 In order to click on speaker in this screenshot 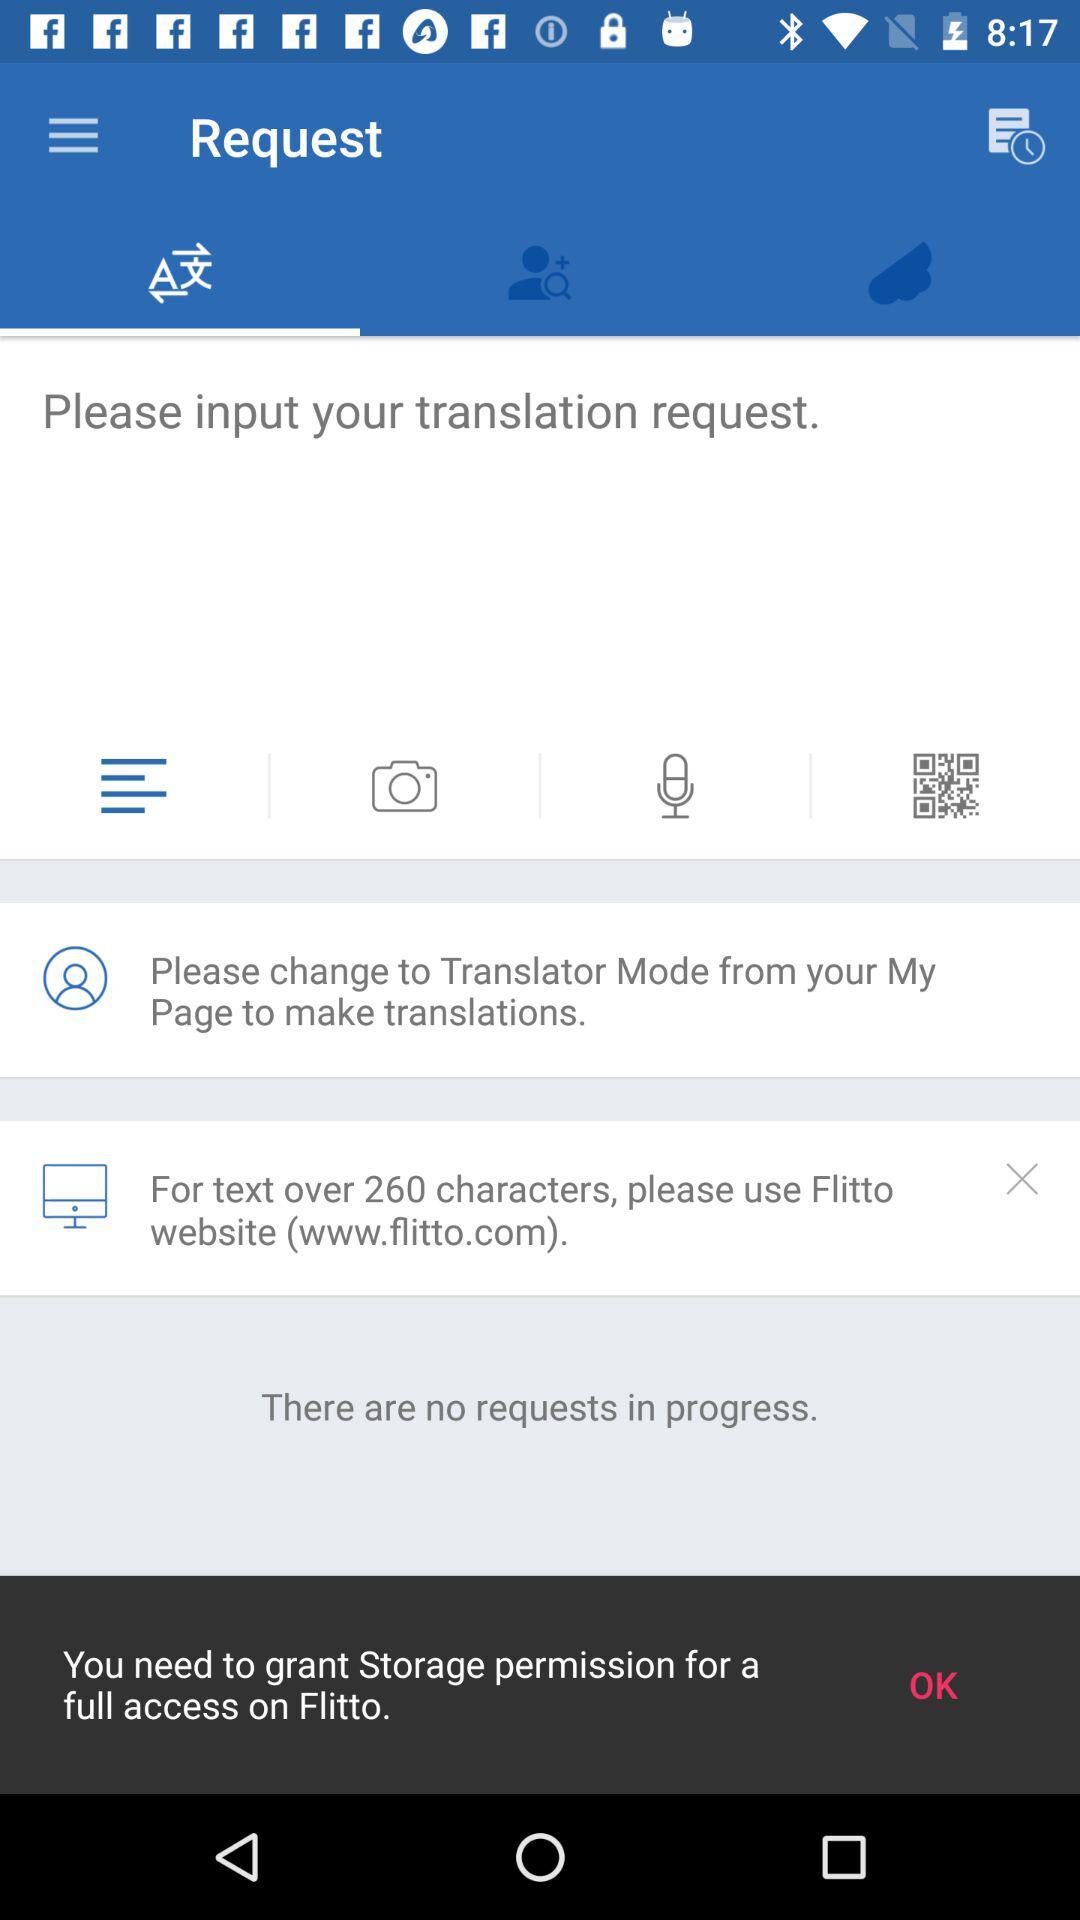, I will do `click(675, 785)`.